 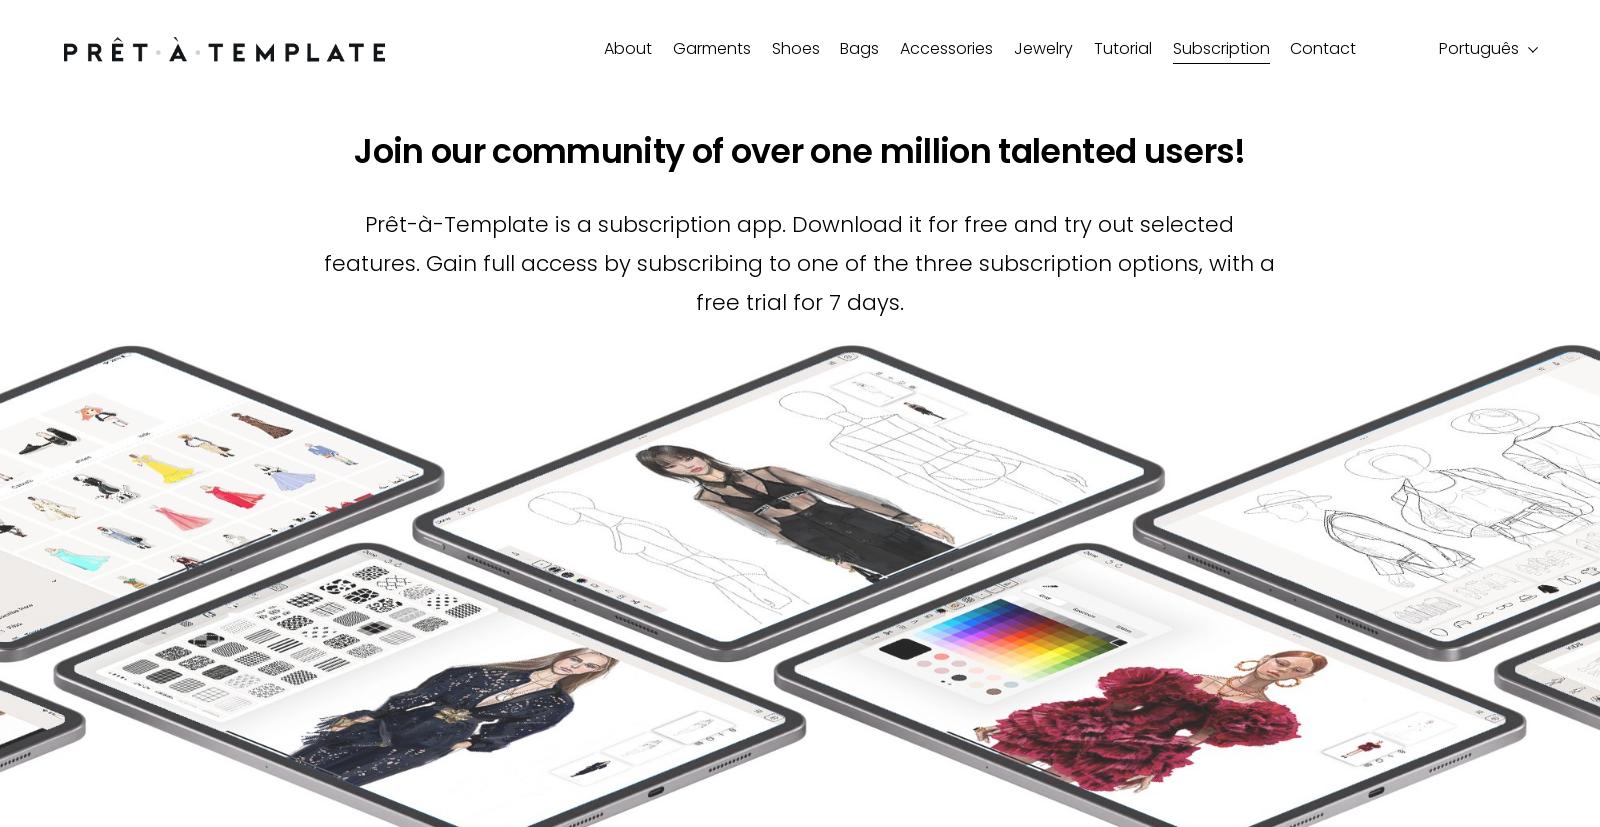 I want to click on 'Português', so click(x=1478, y=47).